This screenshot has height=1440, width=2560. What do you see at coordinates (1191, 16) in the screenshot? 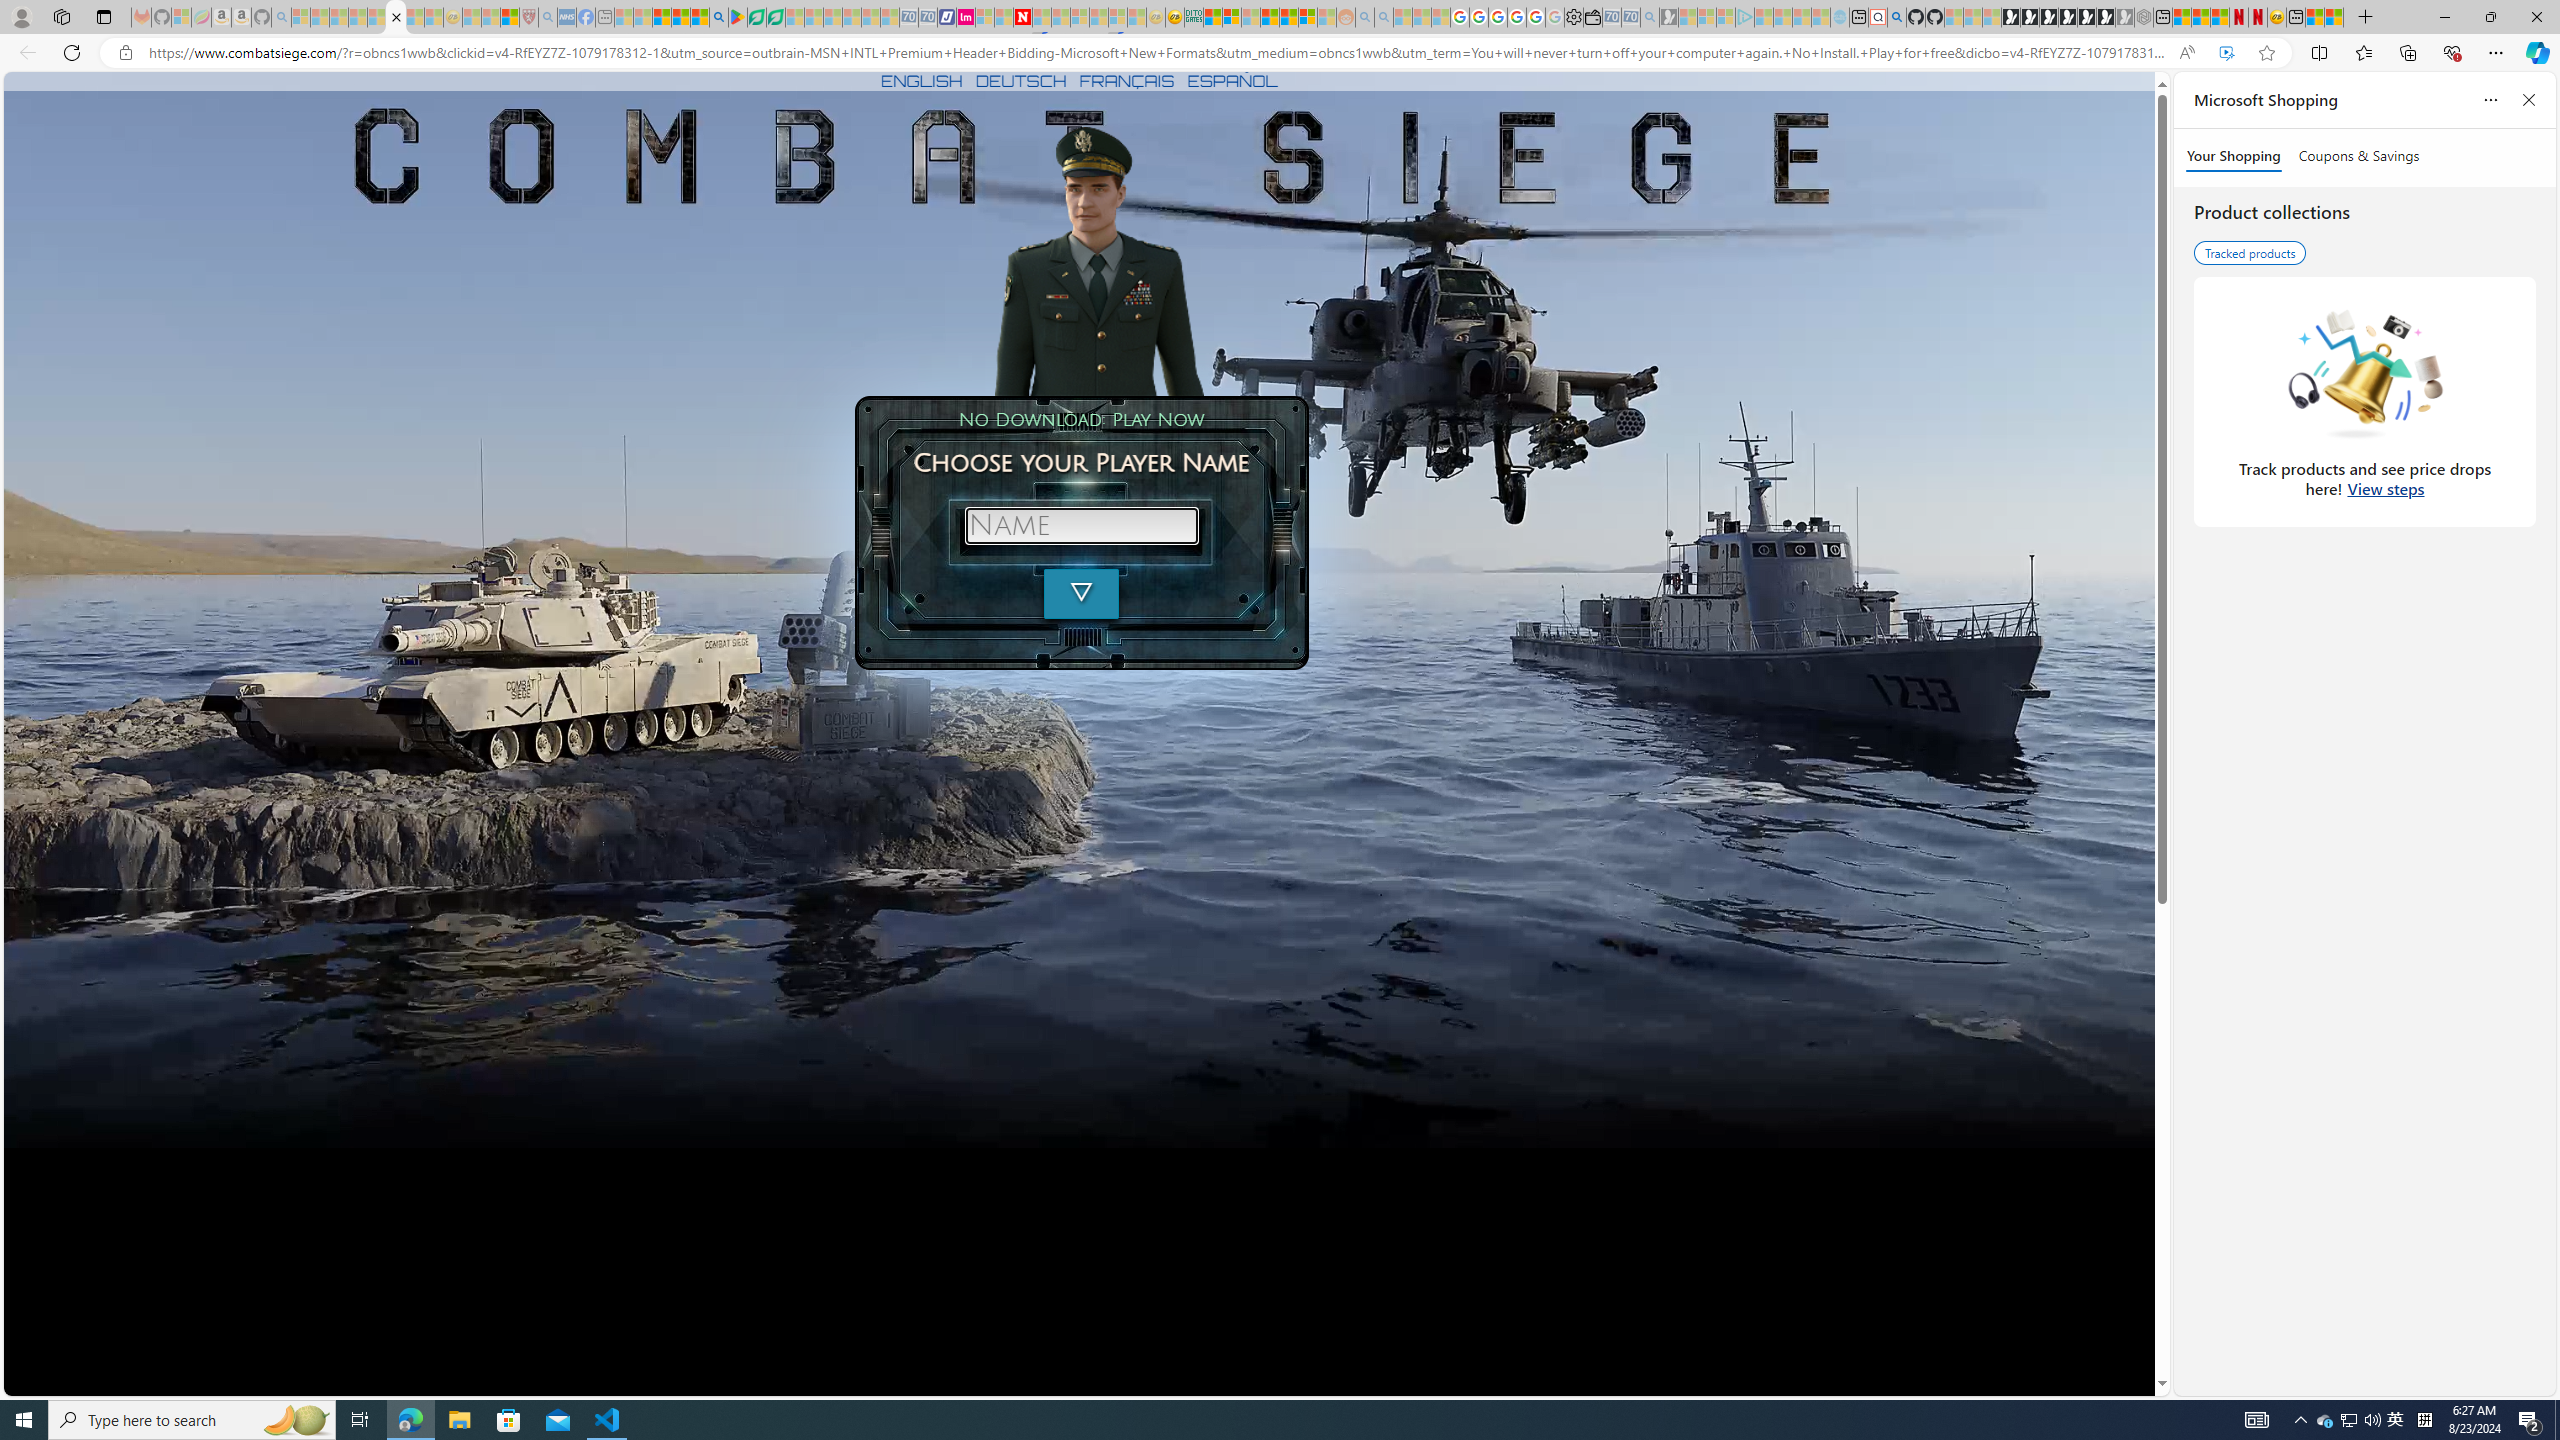
I see `'DITOGAMES AG Imprint'` at bounding box center [1191, 16].